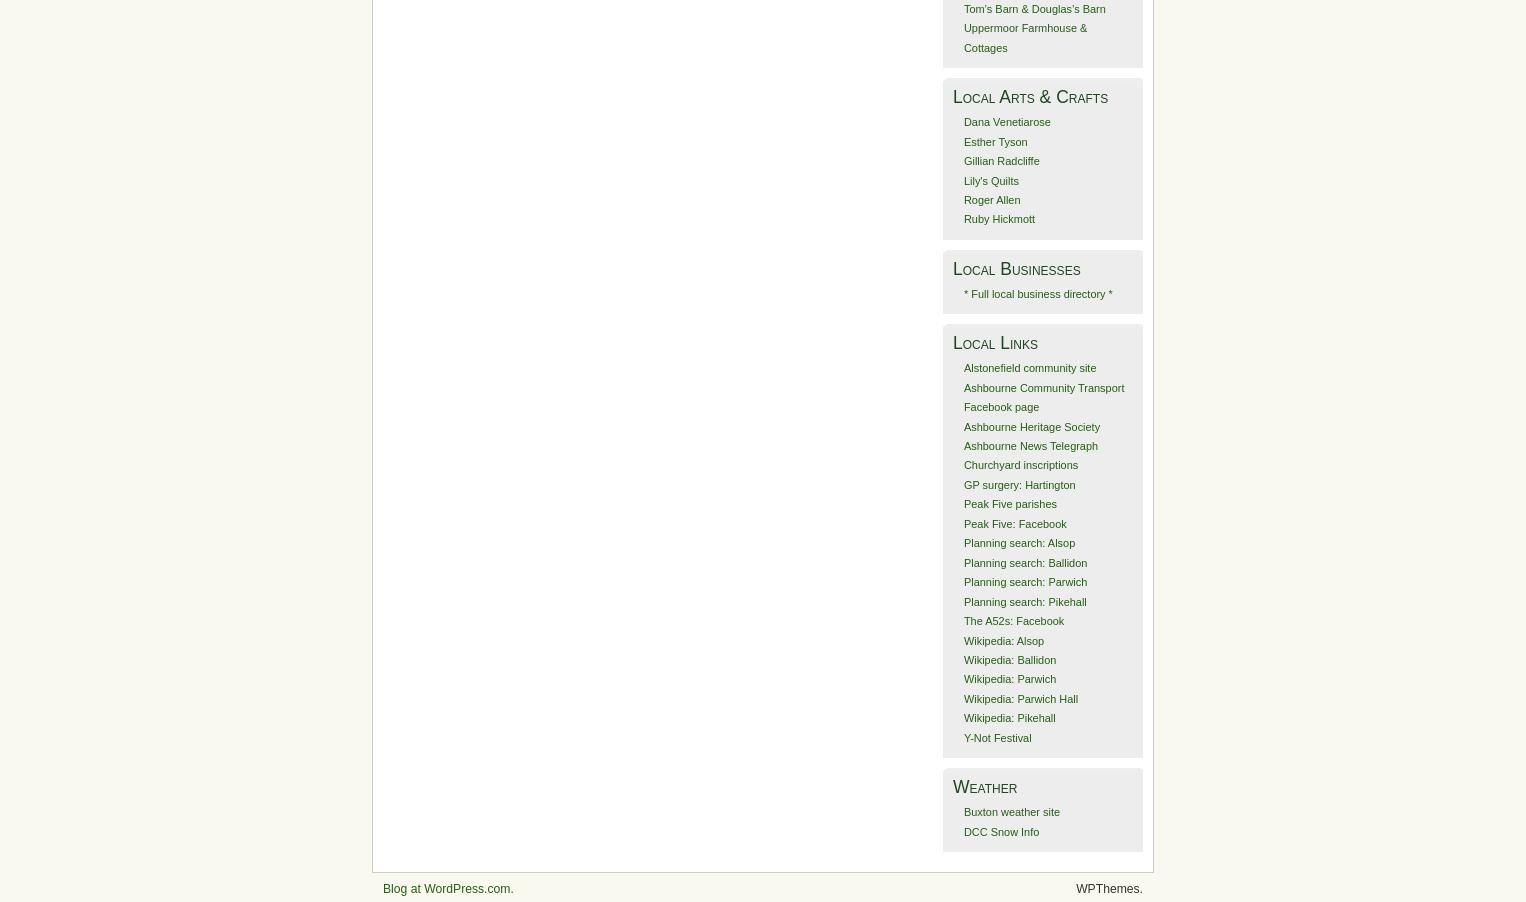  What do you see at coordinates (963, 562) in the screenshot?
I see `'Planning search: Ballidon'` at bounding box center [963, 562].